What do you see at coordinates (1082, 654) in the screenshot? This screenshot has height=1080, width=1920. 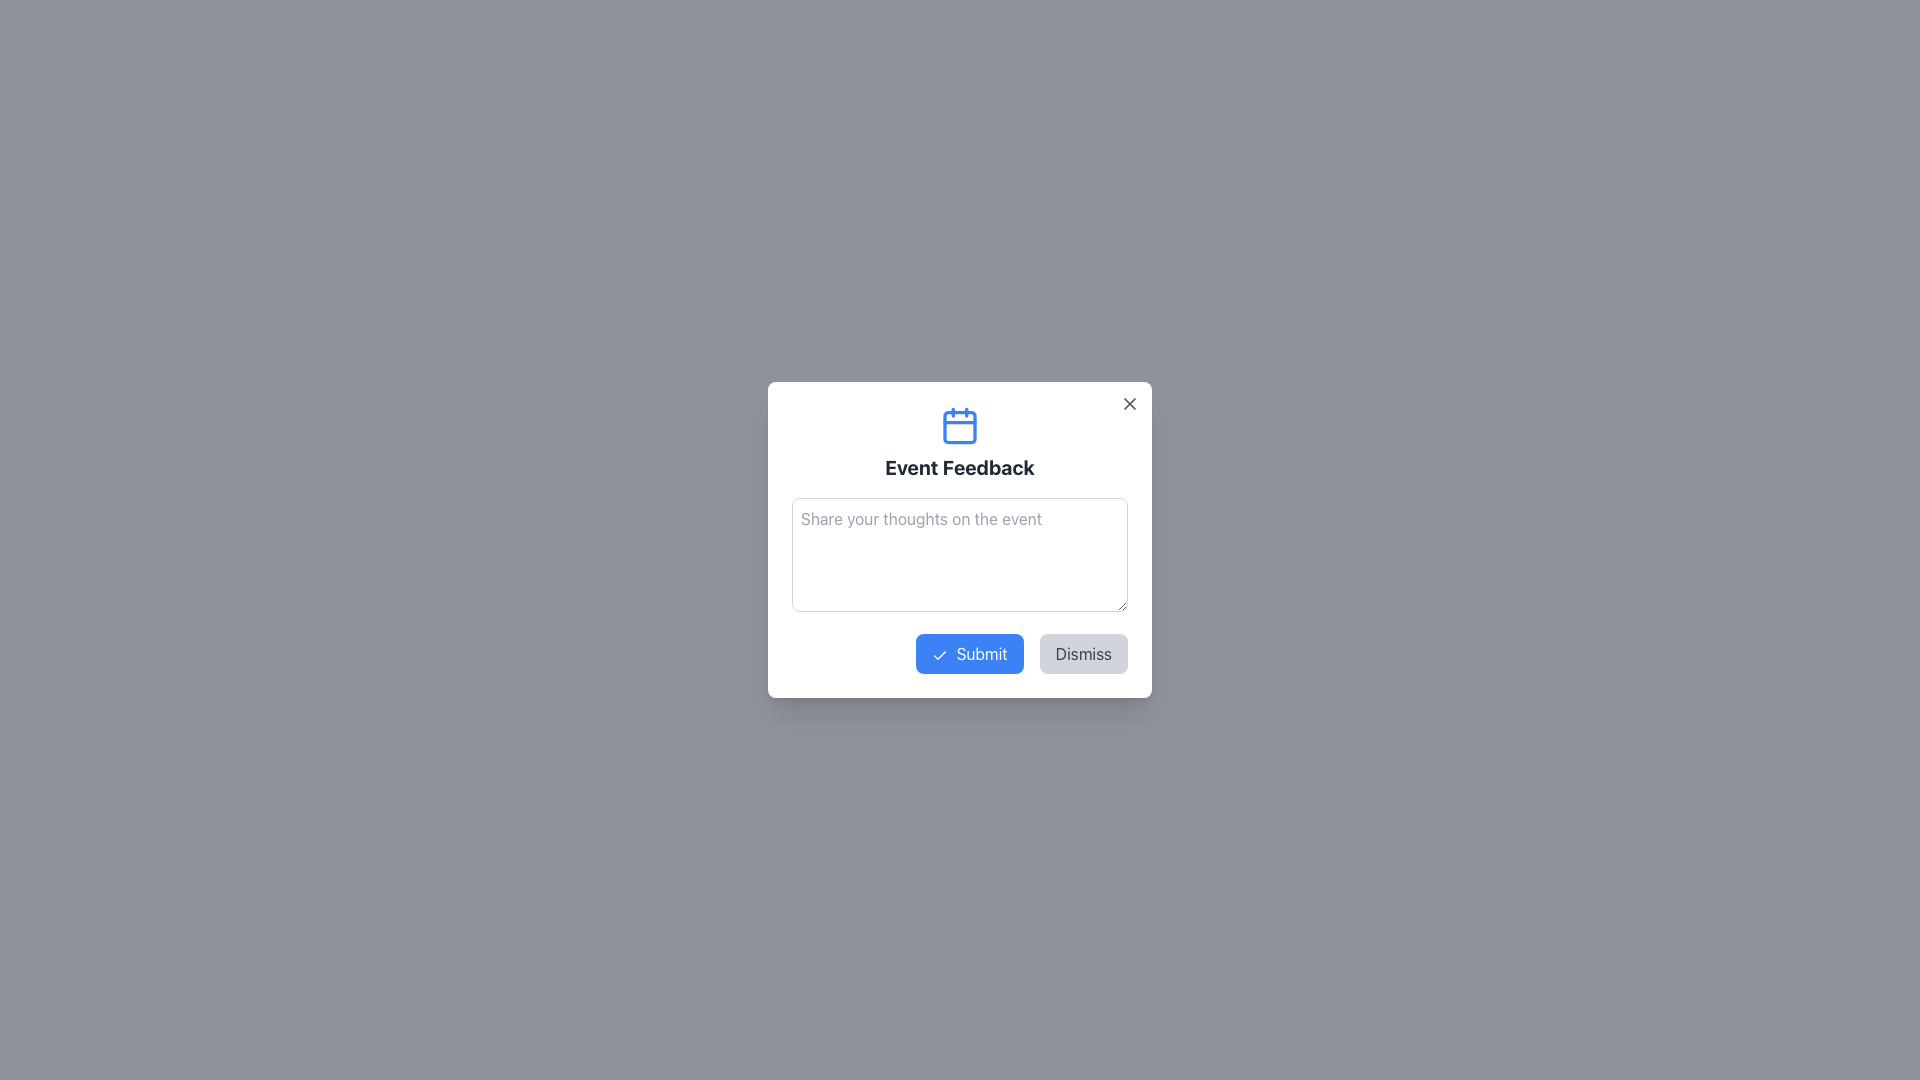 I see `the dismiss button located in the bottom-right corner of the modal dialog box` at bounding box center [1082, 654].